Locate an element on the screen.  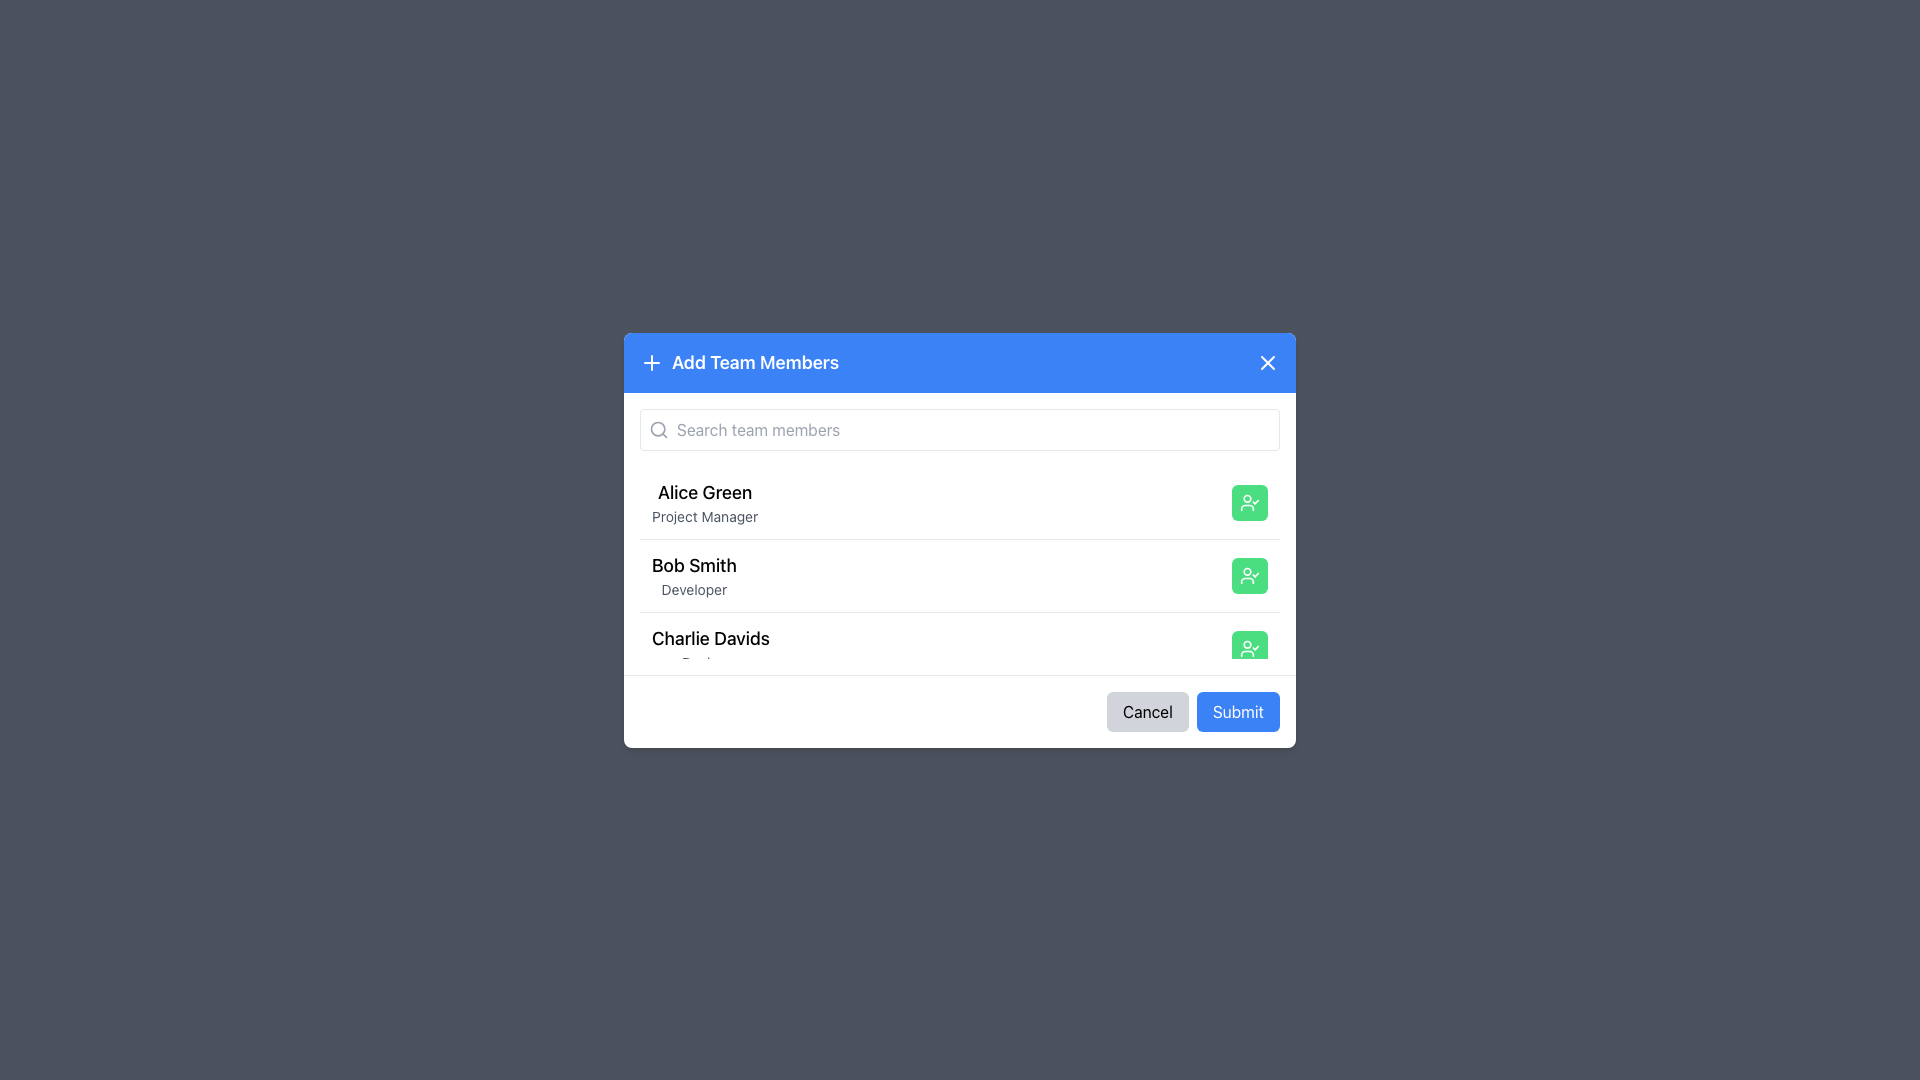
the icon indicating that Charlie Davids has been selected in the list of team members within the 'Add Team Members' modal is located at coordinates (1248, 648).